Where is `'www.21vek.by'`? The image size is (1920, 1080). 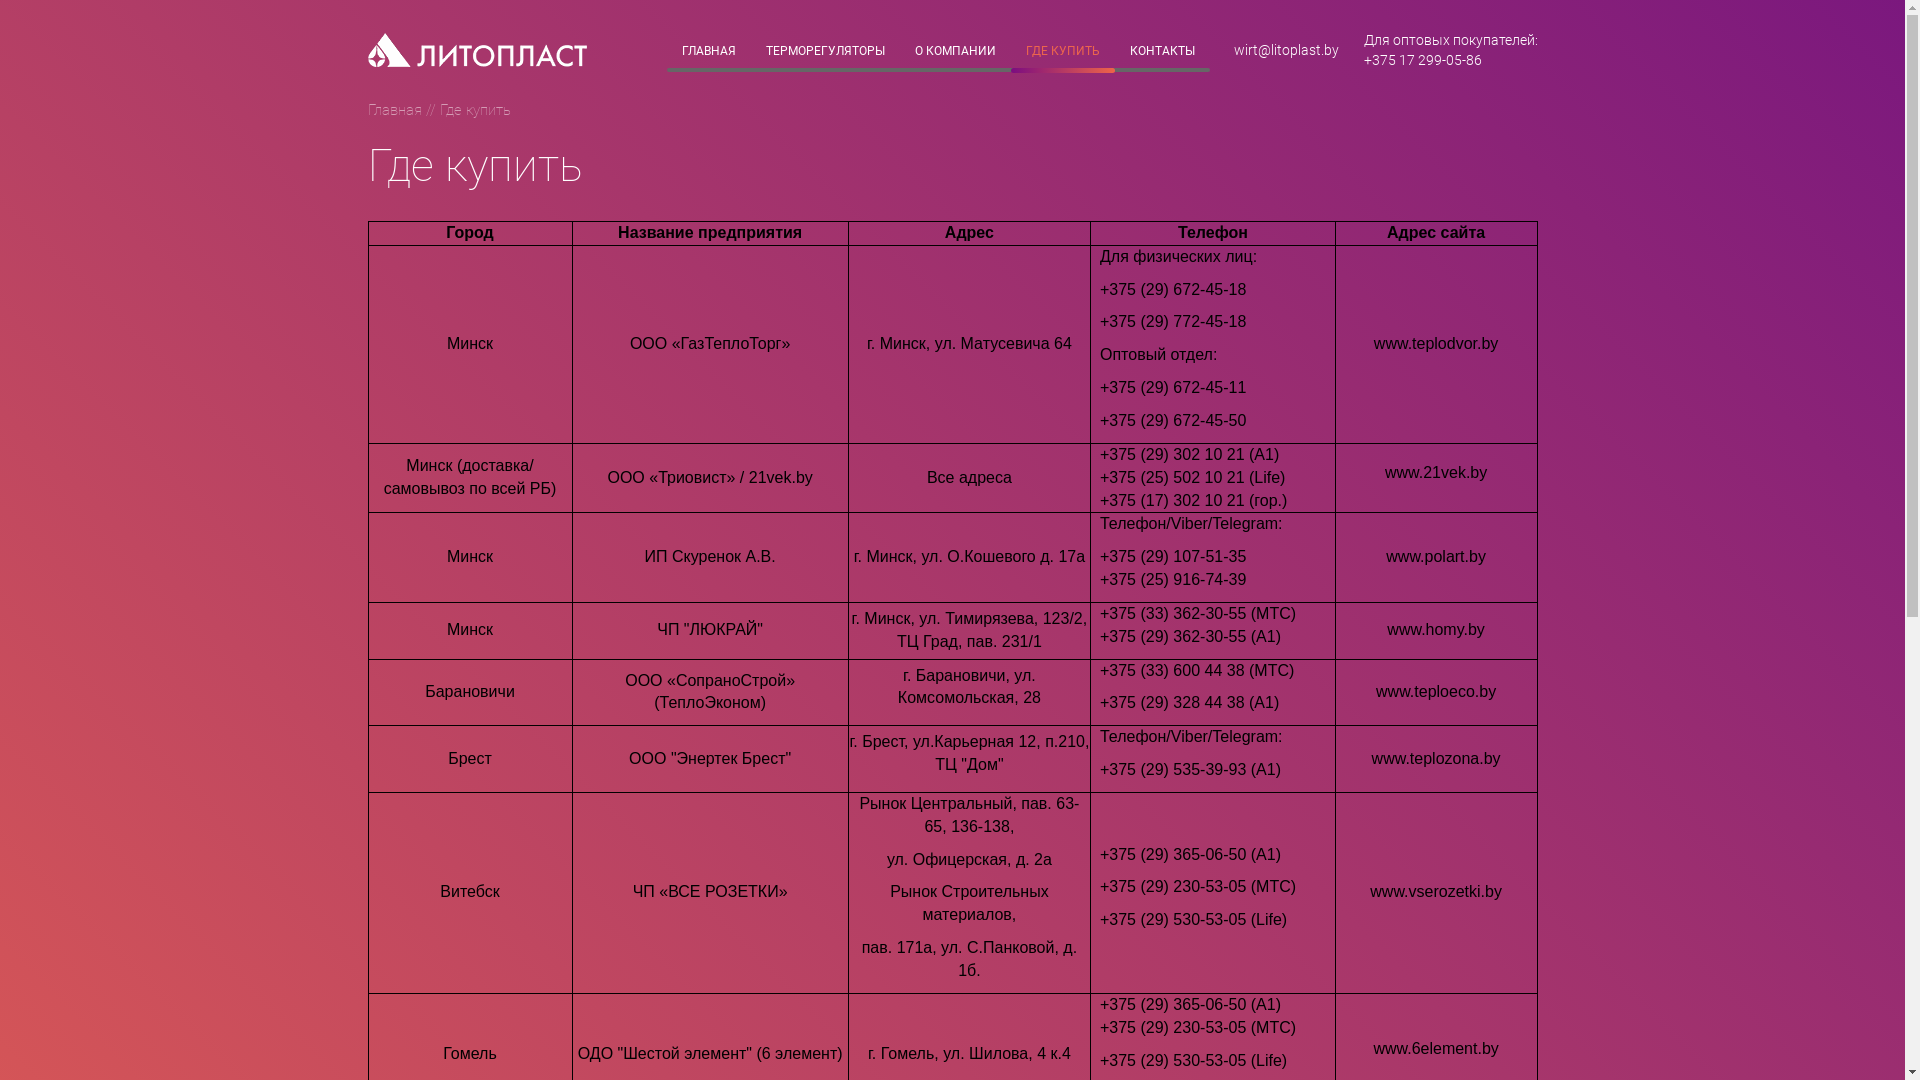
'www.21vek.by' is located at coordinates (1434, 472).